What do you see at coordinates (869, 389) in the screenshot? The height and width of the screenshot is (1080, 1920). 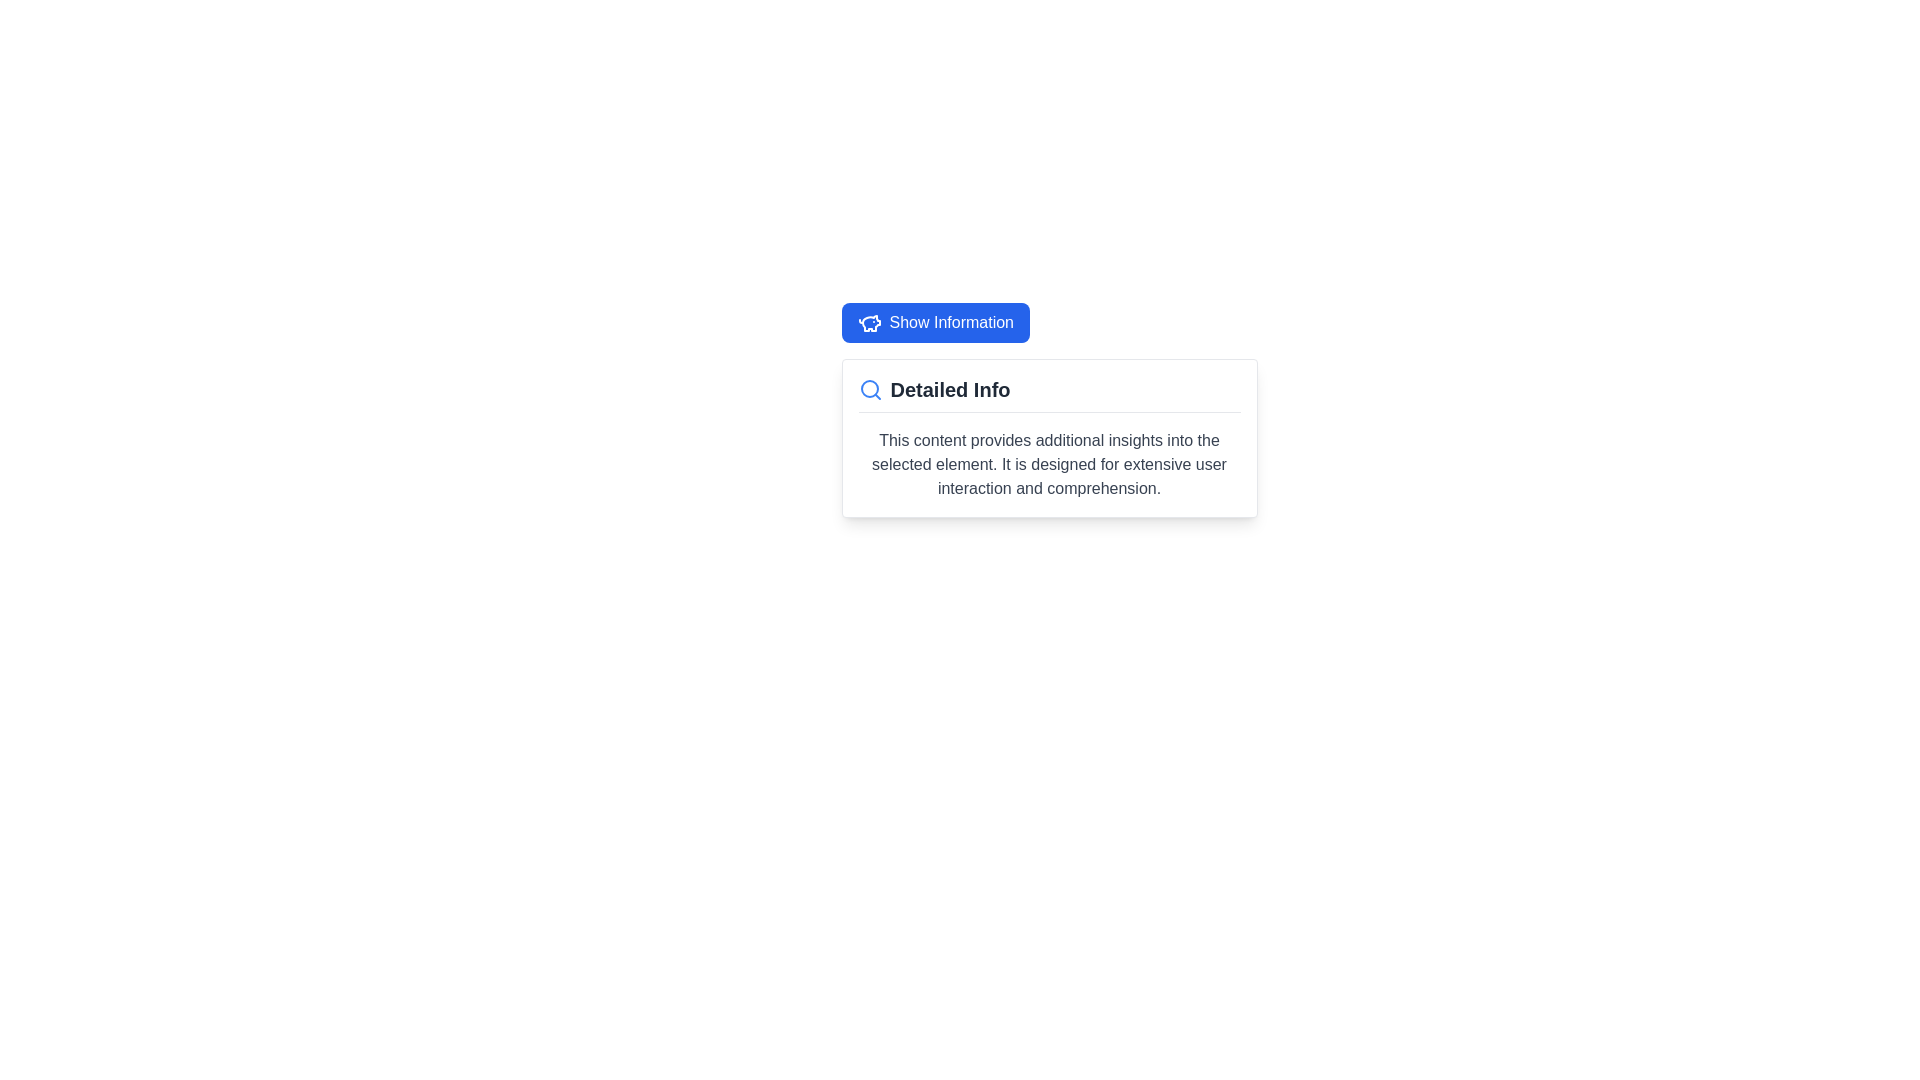 I see `the circular lens part of the magnifying glass icon, which is centered inside the larger visual structure` at bounding box center [869, 389].